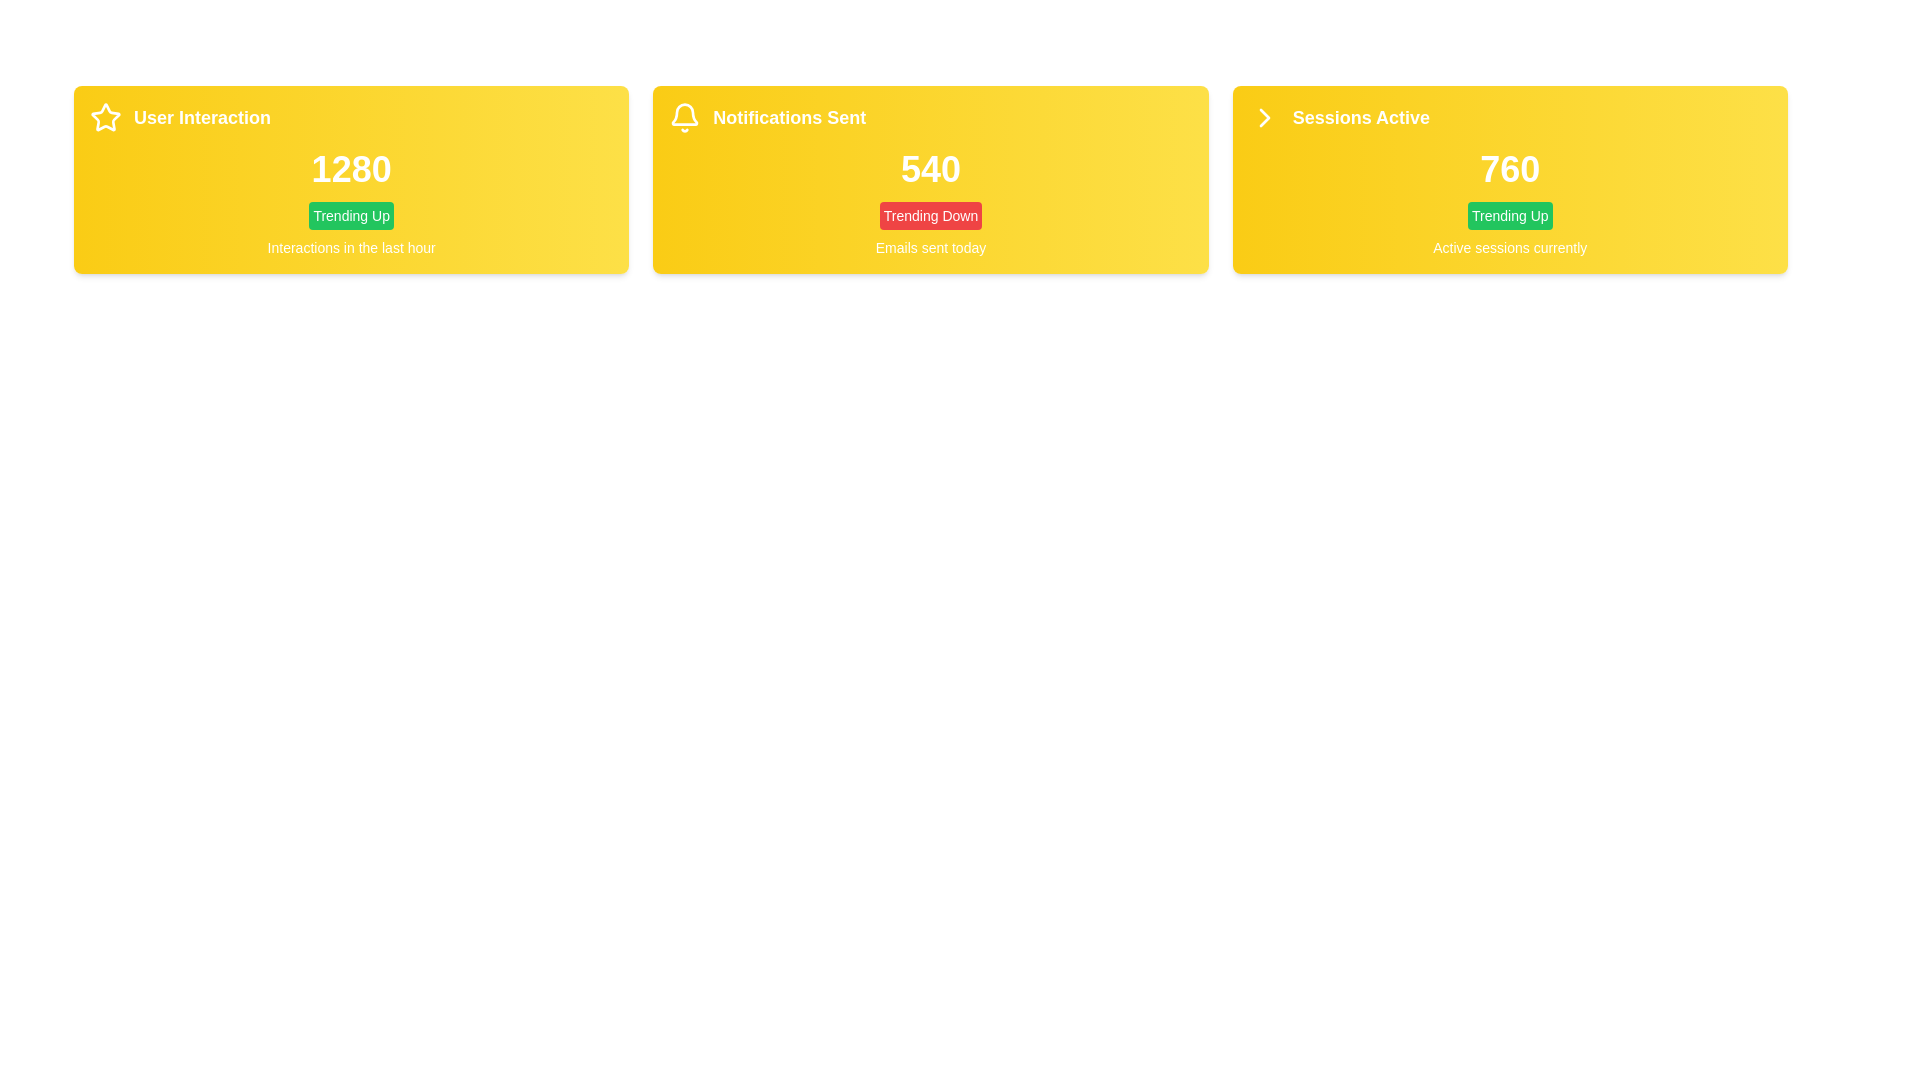  Describe the element at coordinates (1360, 118) in the screenshot. I see `the label indicating active sessions, which is horizontally centered within the rightmost card, positioned to the right of an arrow icon in the card's header` at that location.